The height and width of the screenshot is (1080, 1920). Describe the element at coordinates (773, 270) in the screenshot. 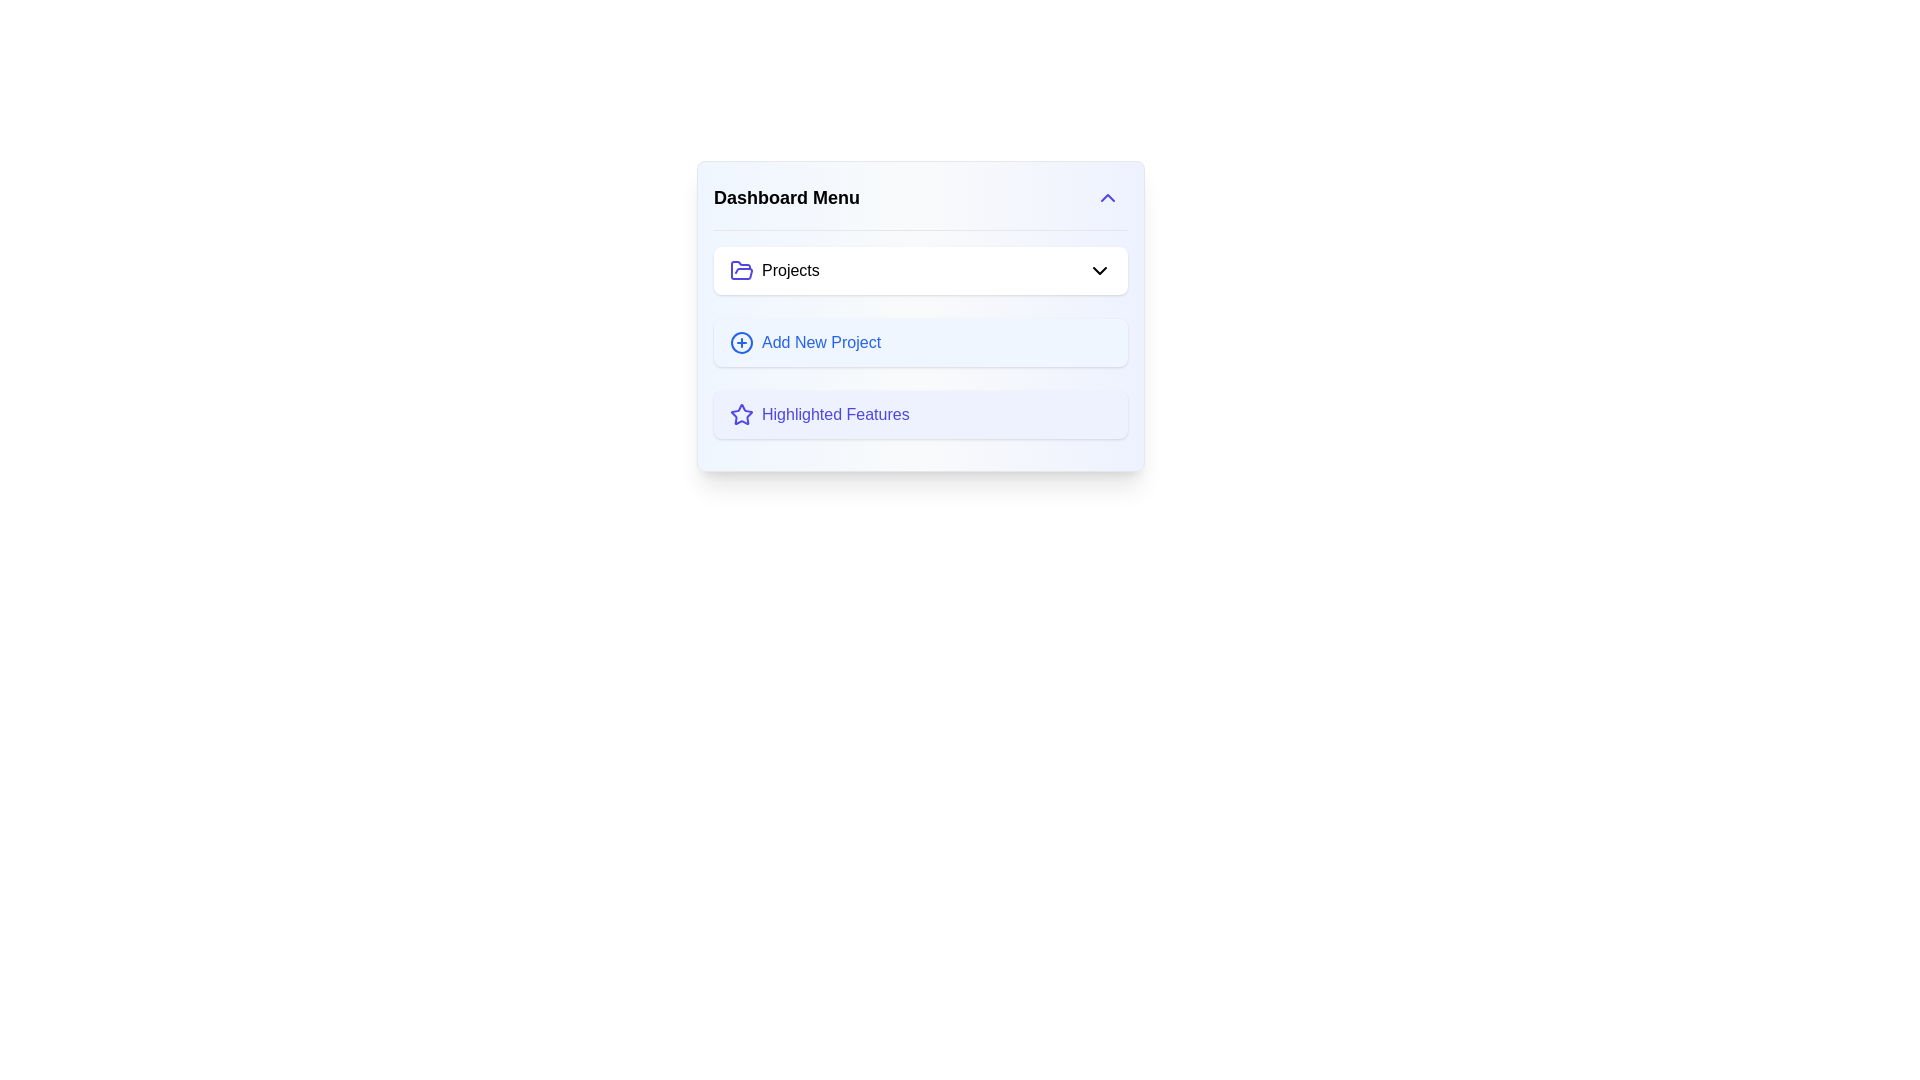

I see `the 'Projects' label with folder icon, which is centrally located in the top section of the 'Dashboard Menu' card interface` at that location.